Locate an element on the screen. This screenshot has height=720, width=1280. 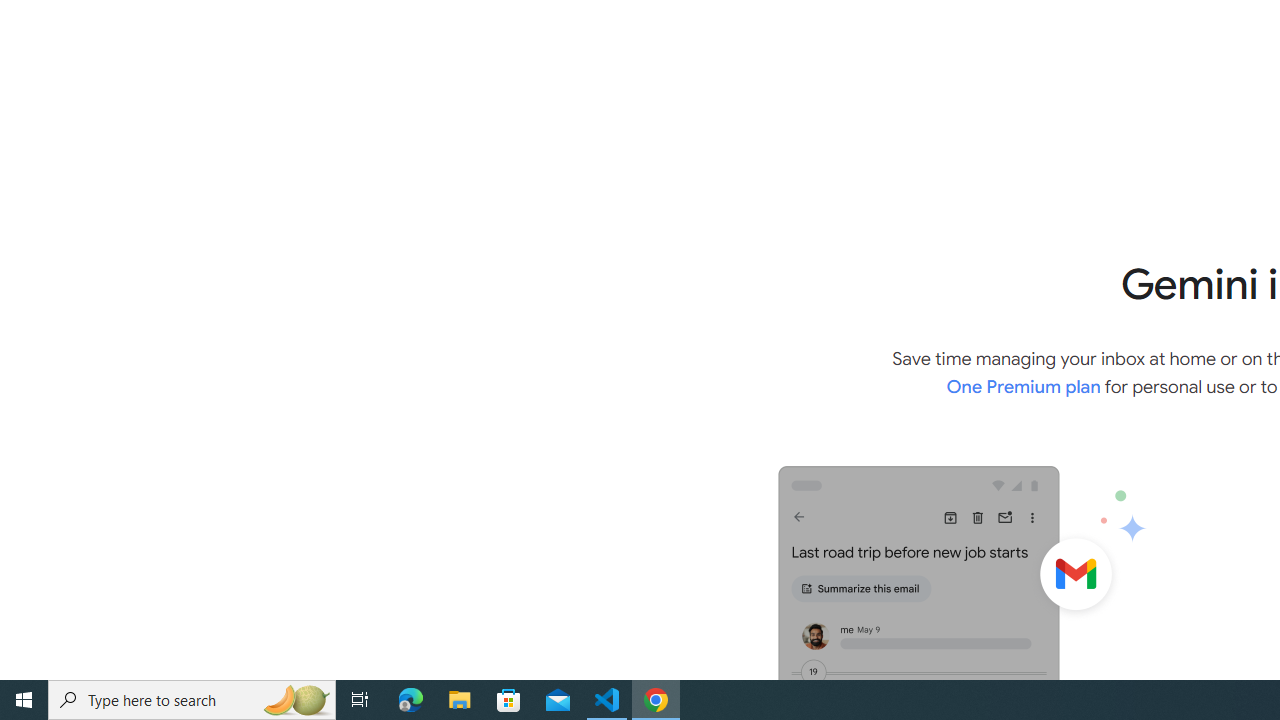
'Microsoft Store' is located at coordinates (509, 698).